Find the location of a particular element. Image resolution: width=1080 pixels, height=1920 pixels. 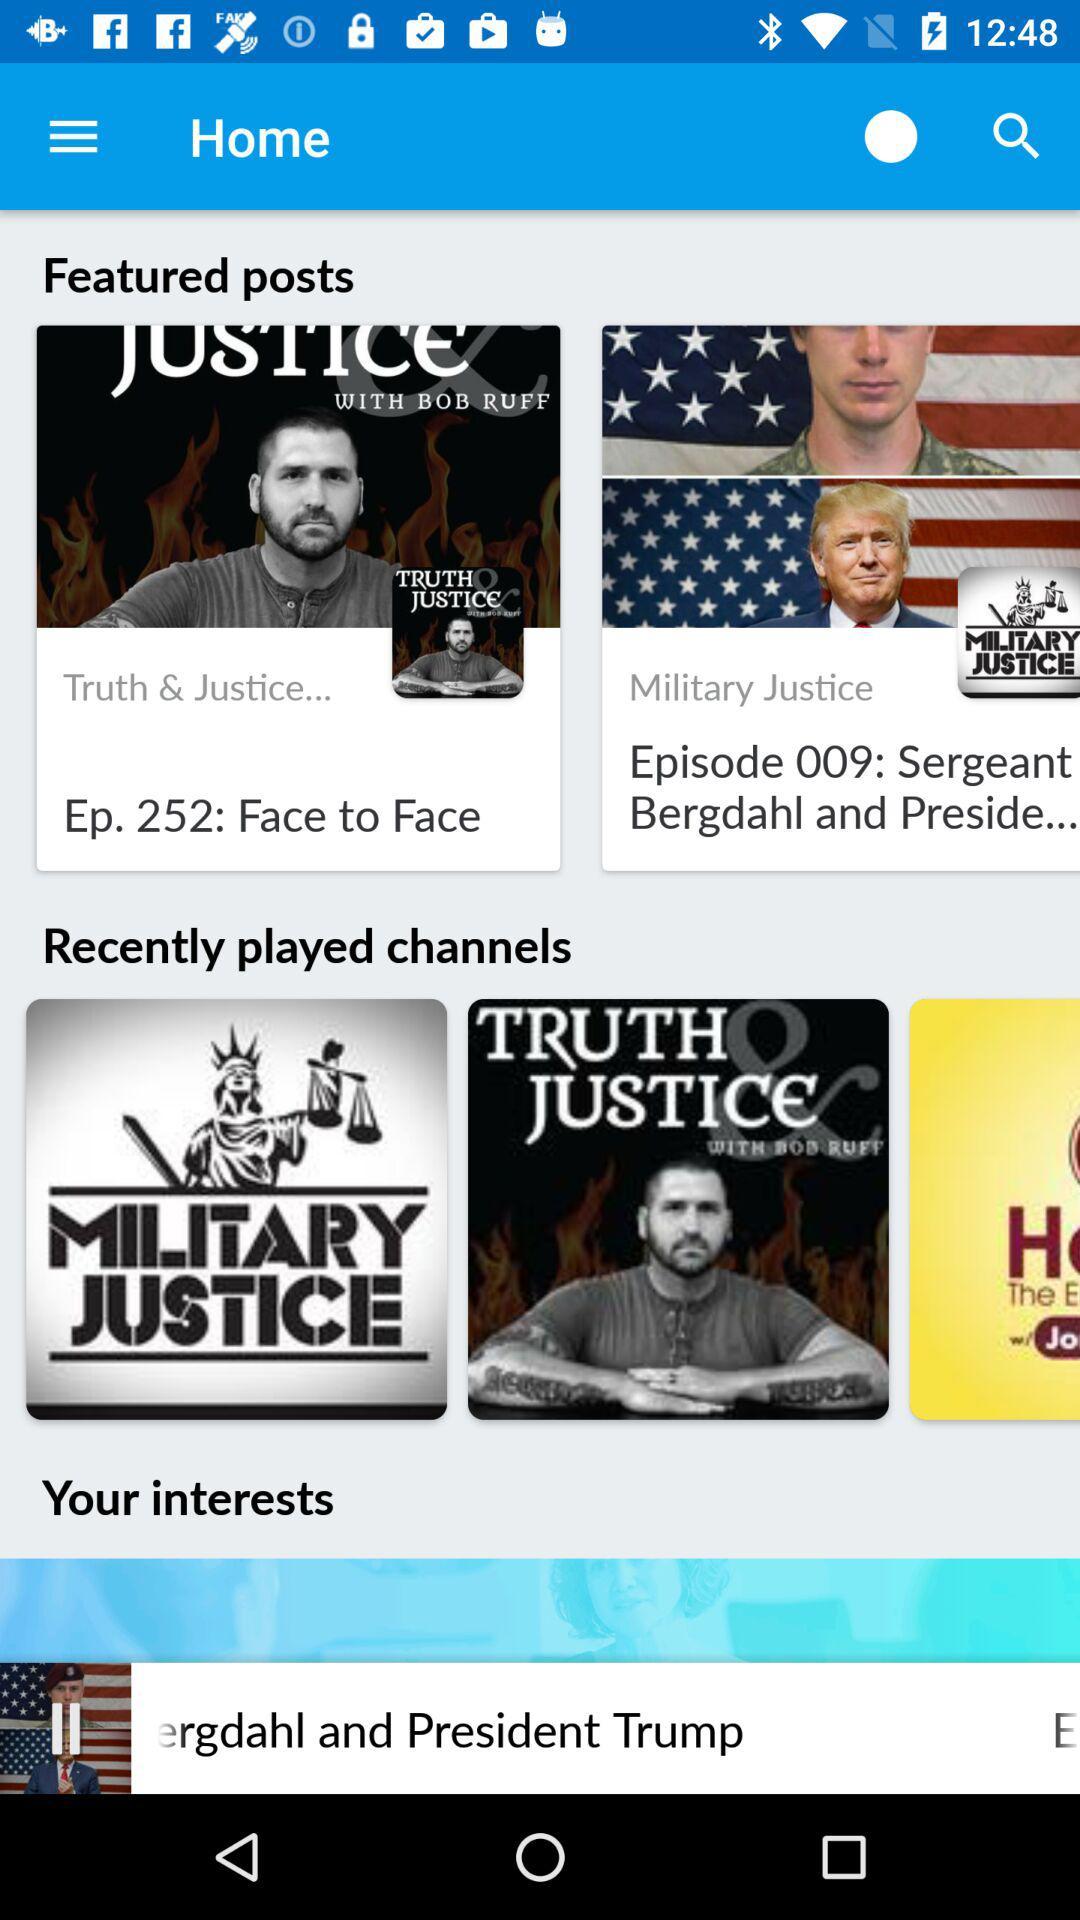

the icon to the right of home item is located at coordinates (890, 135).